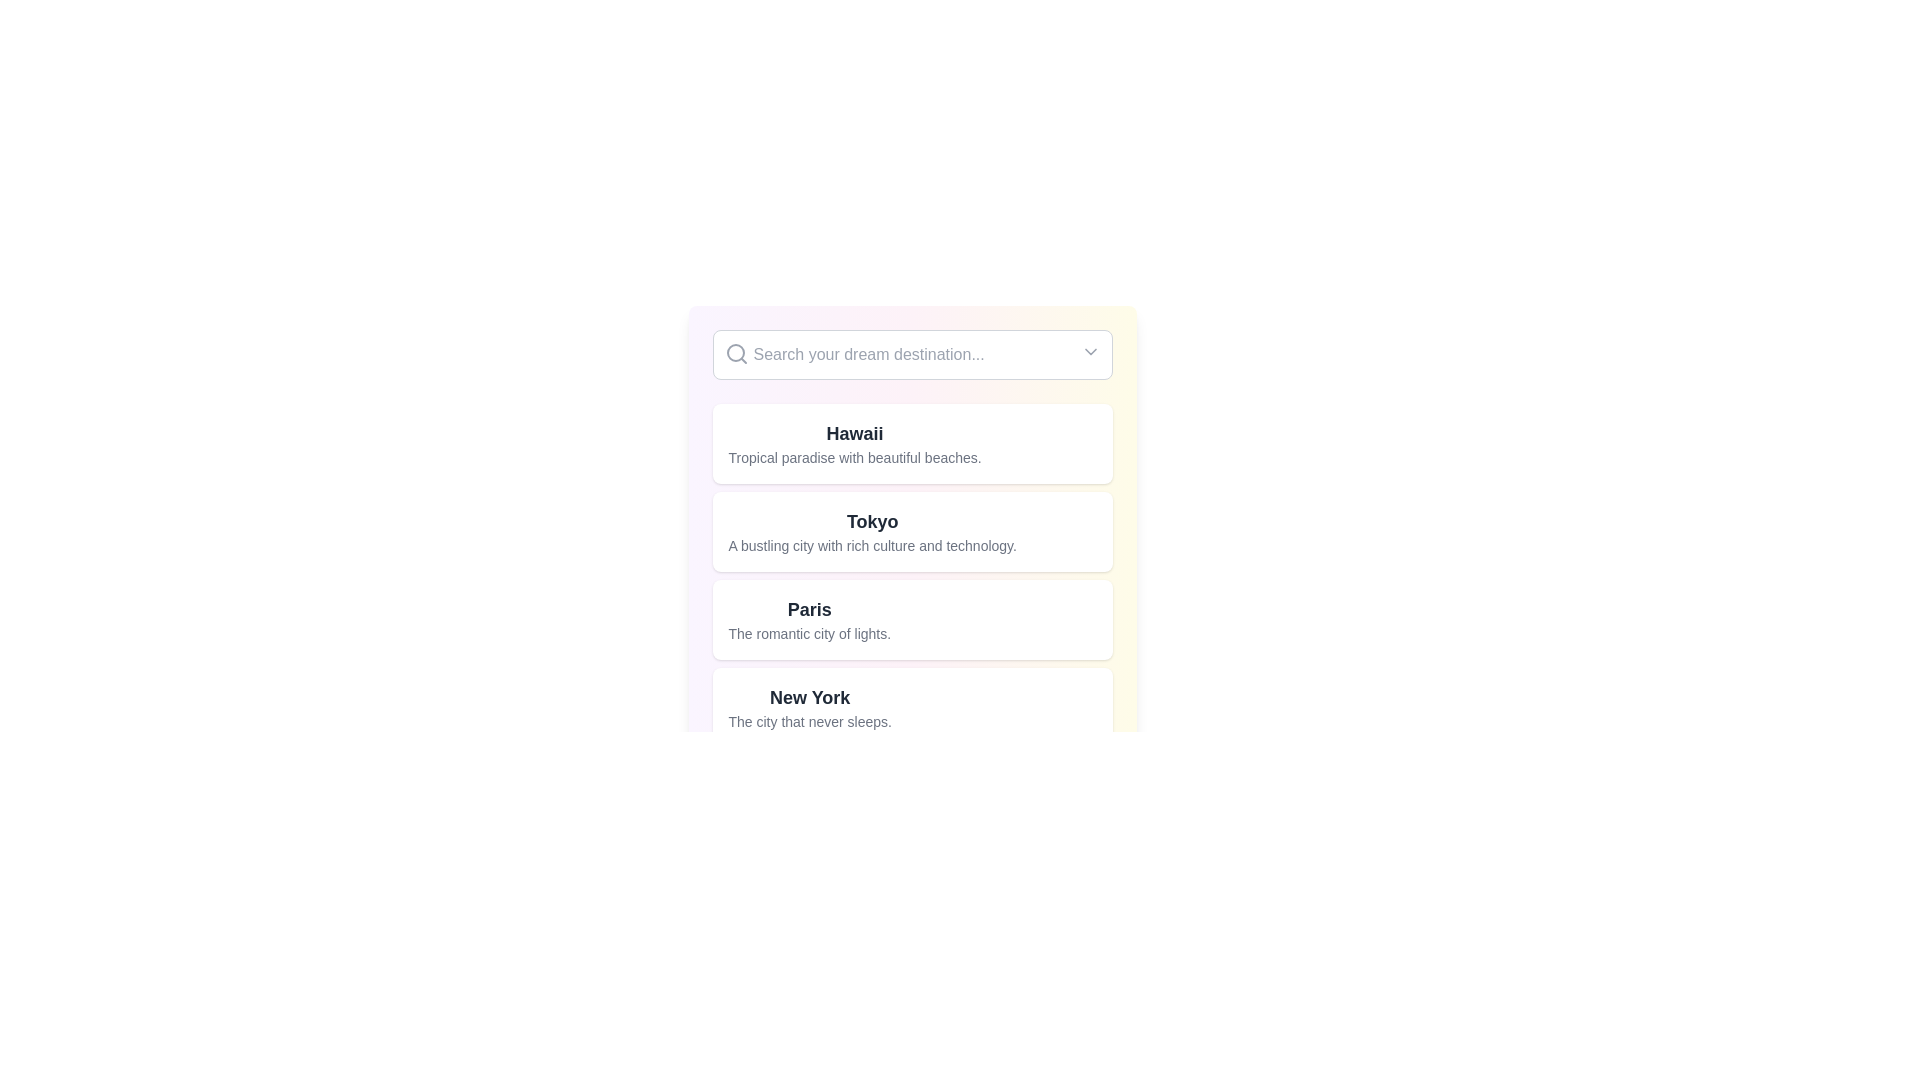  Describe the element at coordinates (911, 575) in the screenshot. I see `the card displaying 'Tokyo'` at that location.